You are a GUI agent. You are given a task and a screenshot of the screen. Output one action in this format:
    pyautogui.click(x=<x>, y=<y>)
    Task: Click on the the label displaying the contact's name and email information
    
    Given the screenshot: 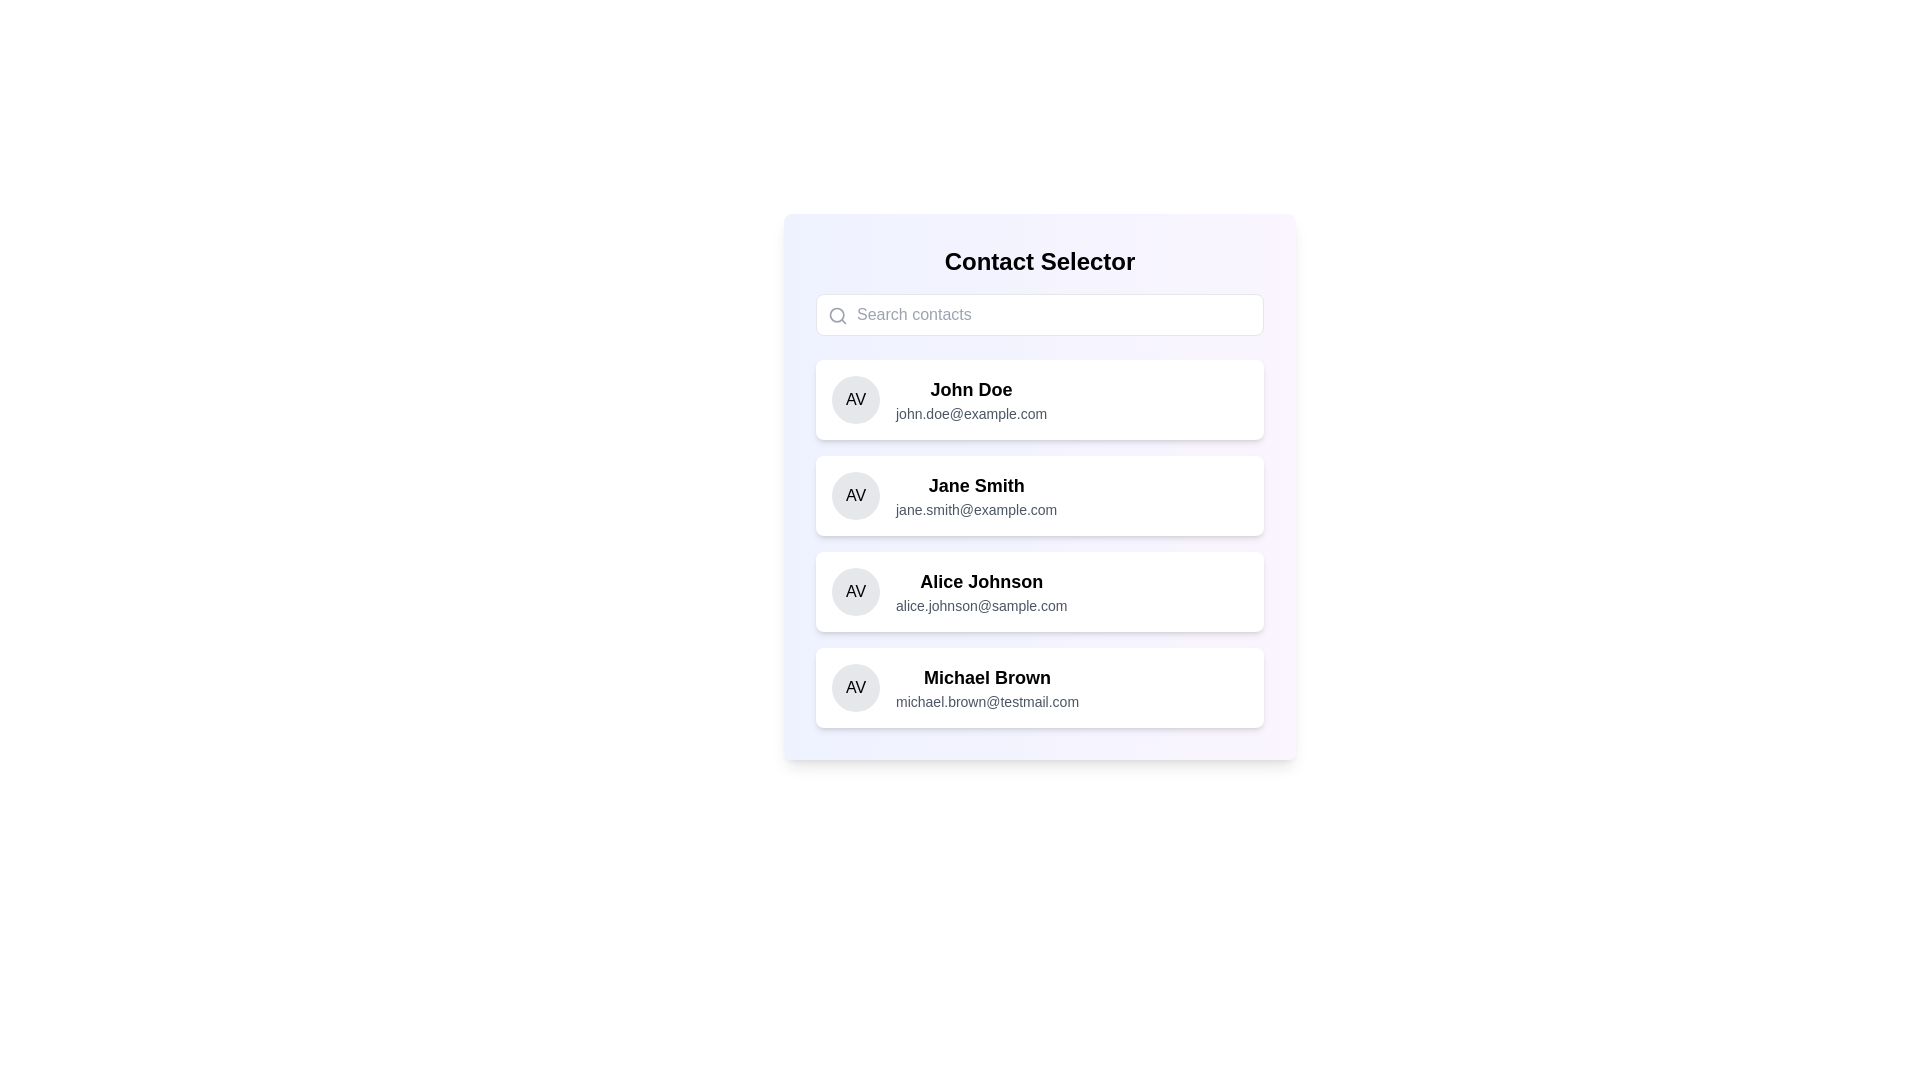 What is the action you would take?
    pyautogui.click(x=987, y=686)
    